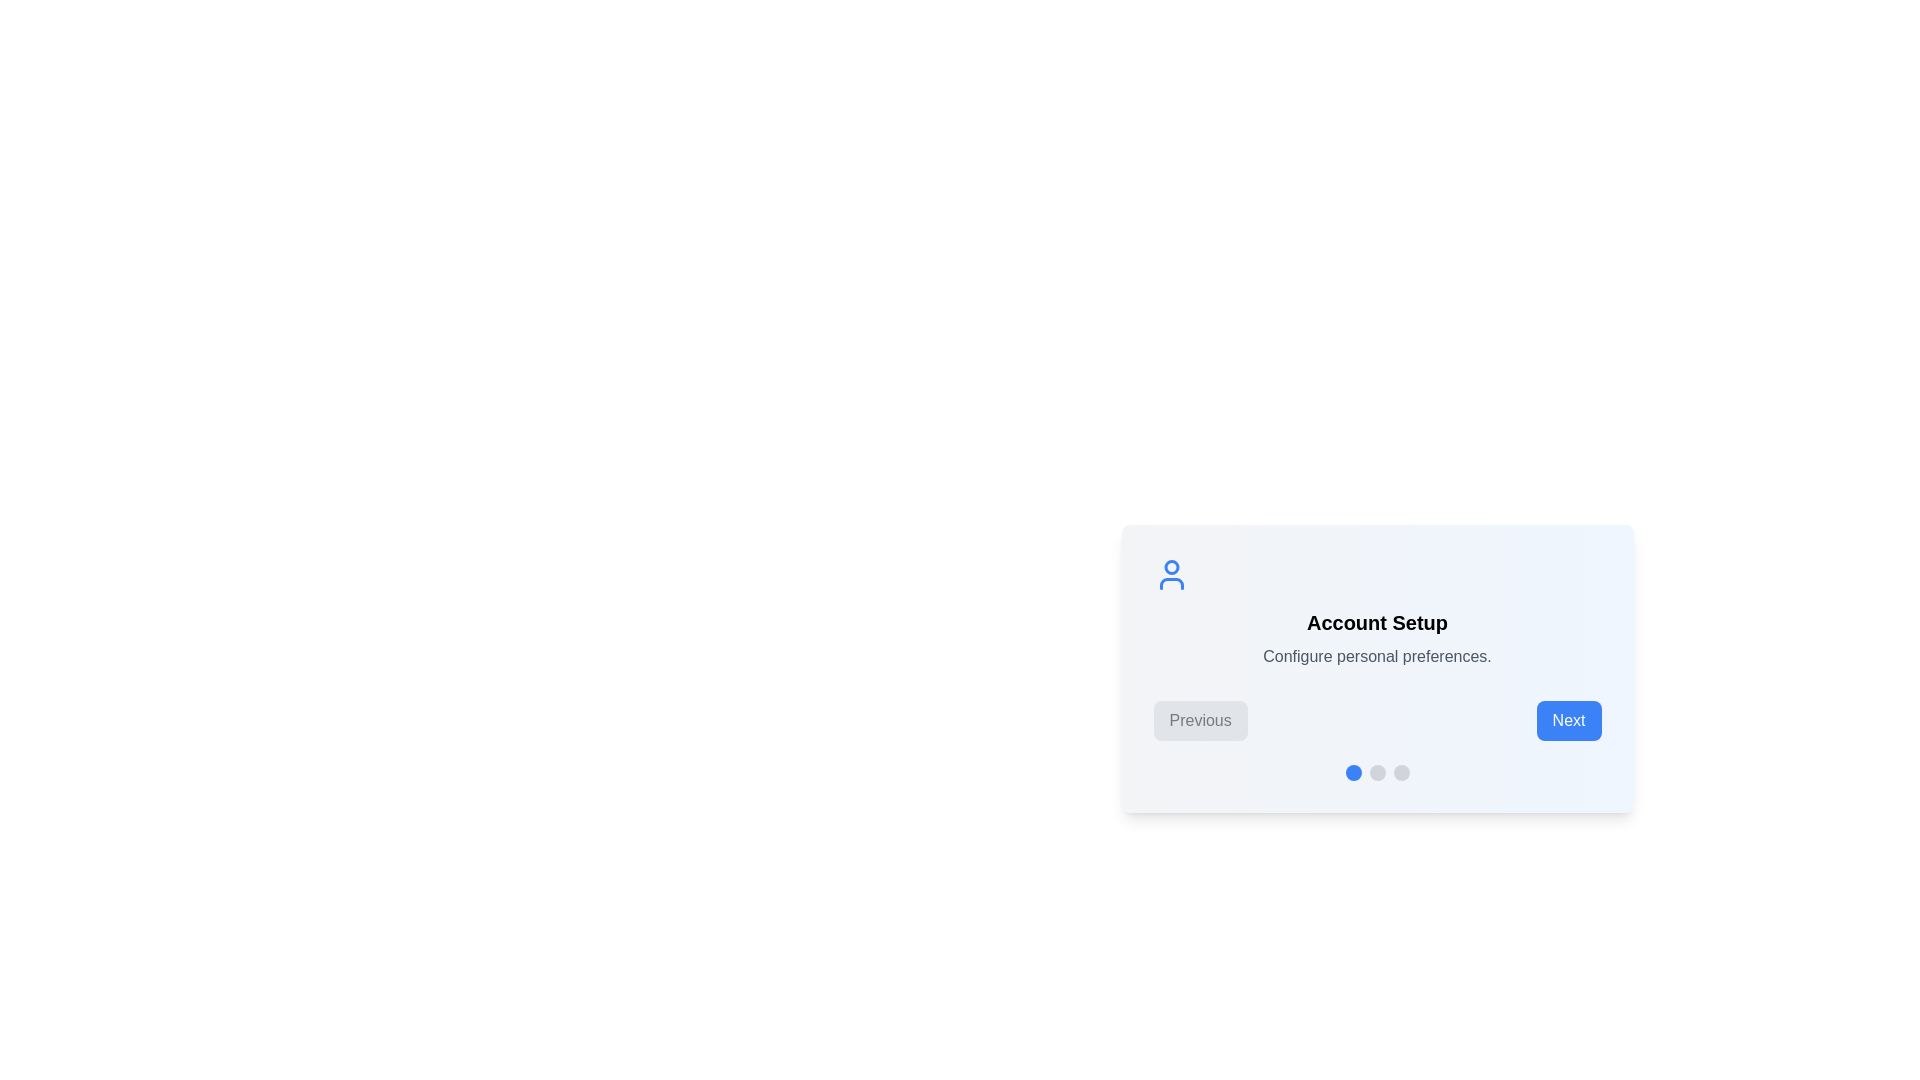 This screenshot has height=1080, width=1920. Describe the element at coordinates (1200, 721) in the screenshot. I see `the 'Previous' button to navigate to the previous step` at that location.